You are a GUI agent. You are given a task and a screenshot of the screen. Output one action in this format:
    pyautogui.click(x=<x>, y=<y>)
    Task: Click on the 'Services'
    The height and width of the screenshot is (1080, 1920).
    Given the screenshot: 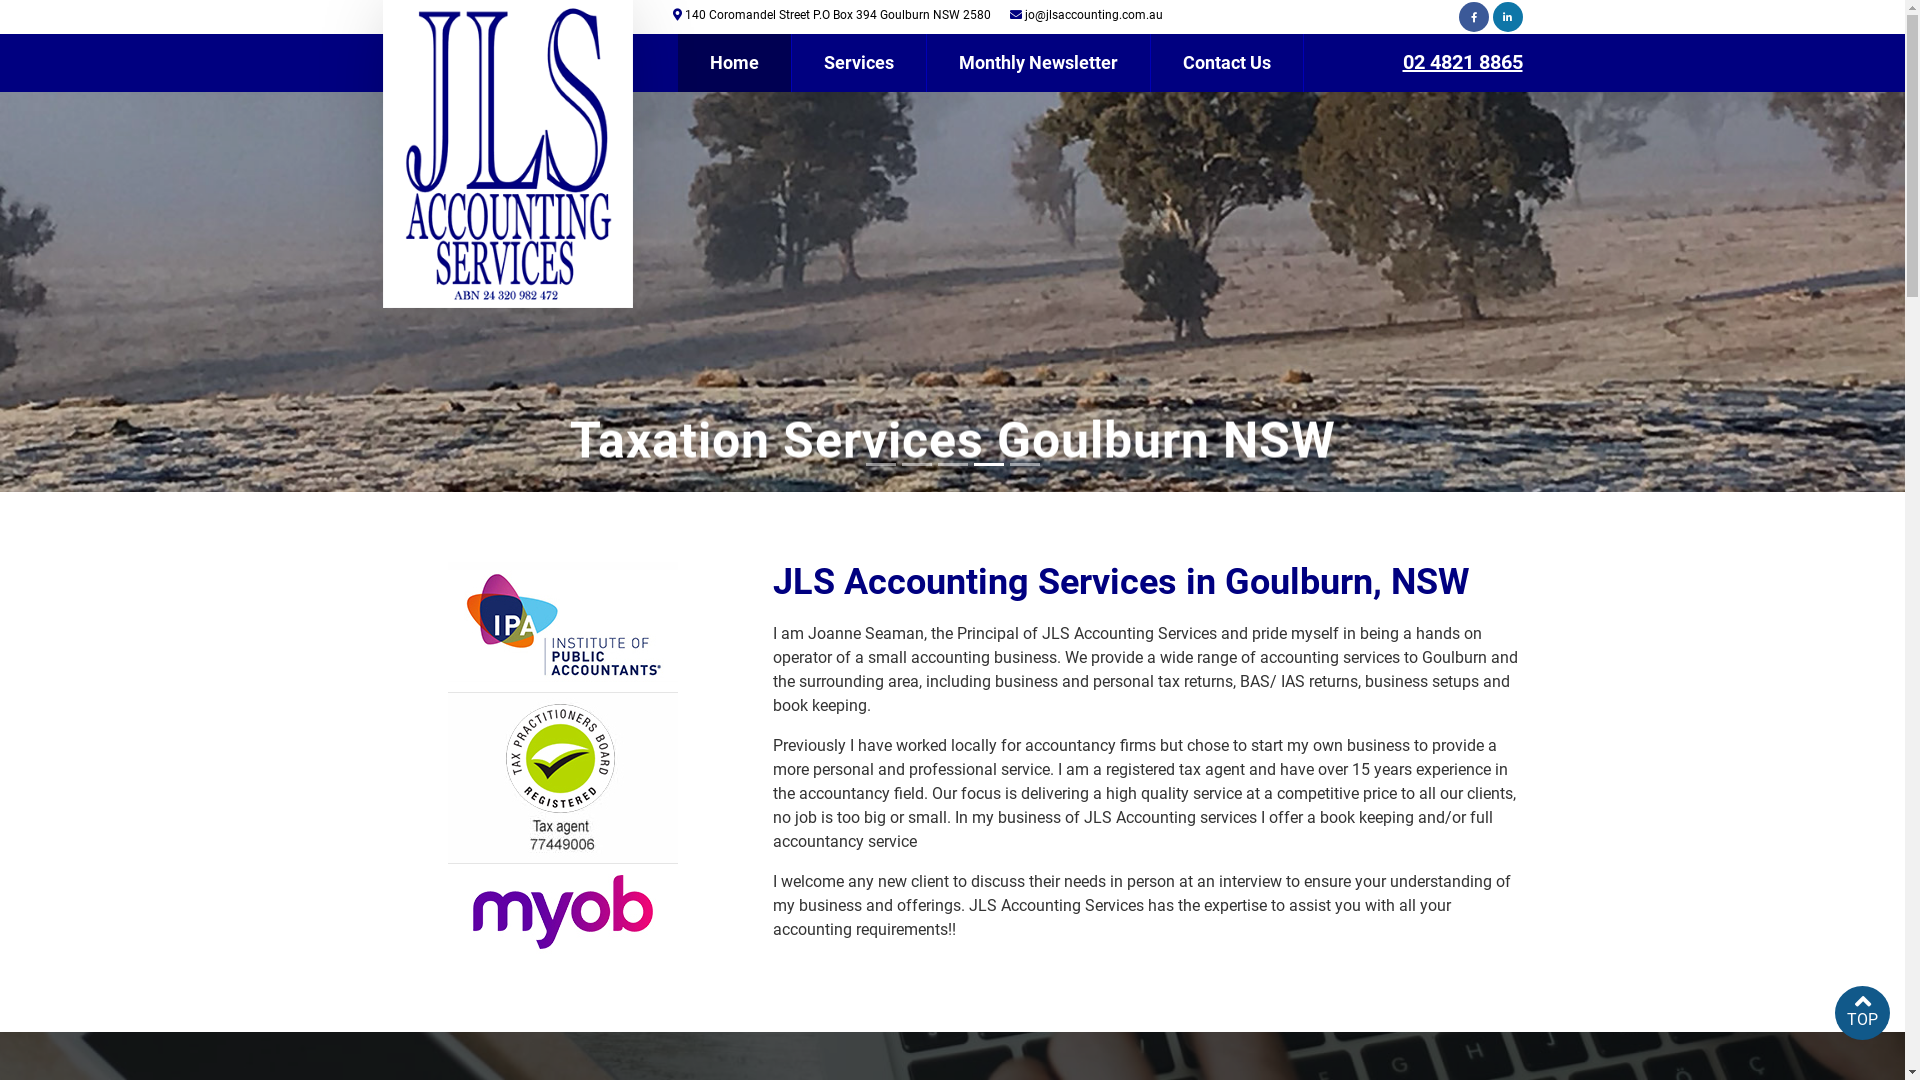 What is the action you would take?
    pyautogui.click(x=859, y=61)
    